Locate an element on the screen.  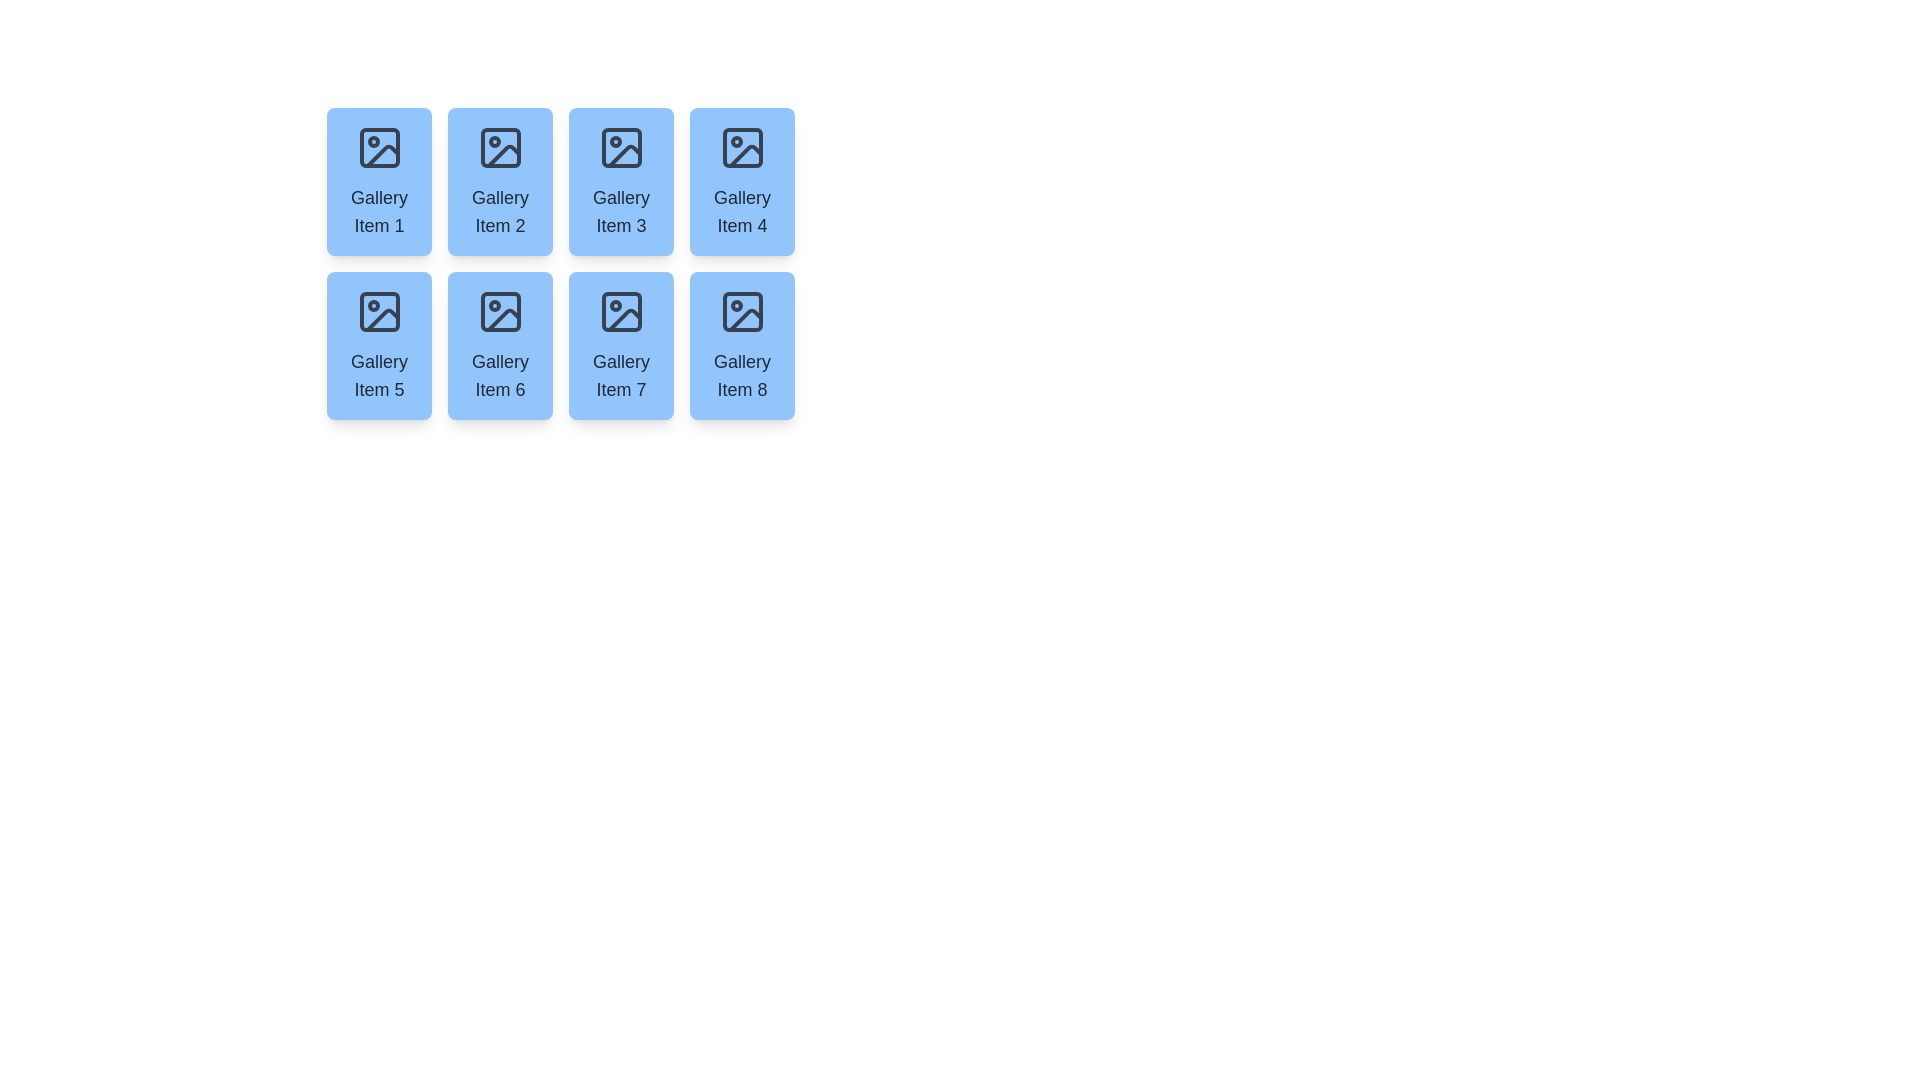
label that identifies the contents of the 'Gallery Item 7' card, located in the second row of the gallery grid is located at coordinates (620, 375).